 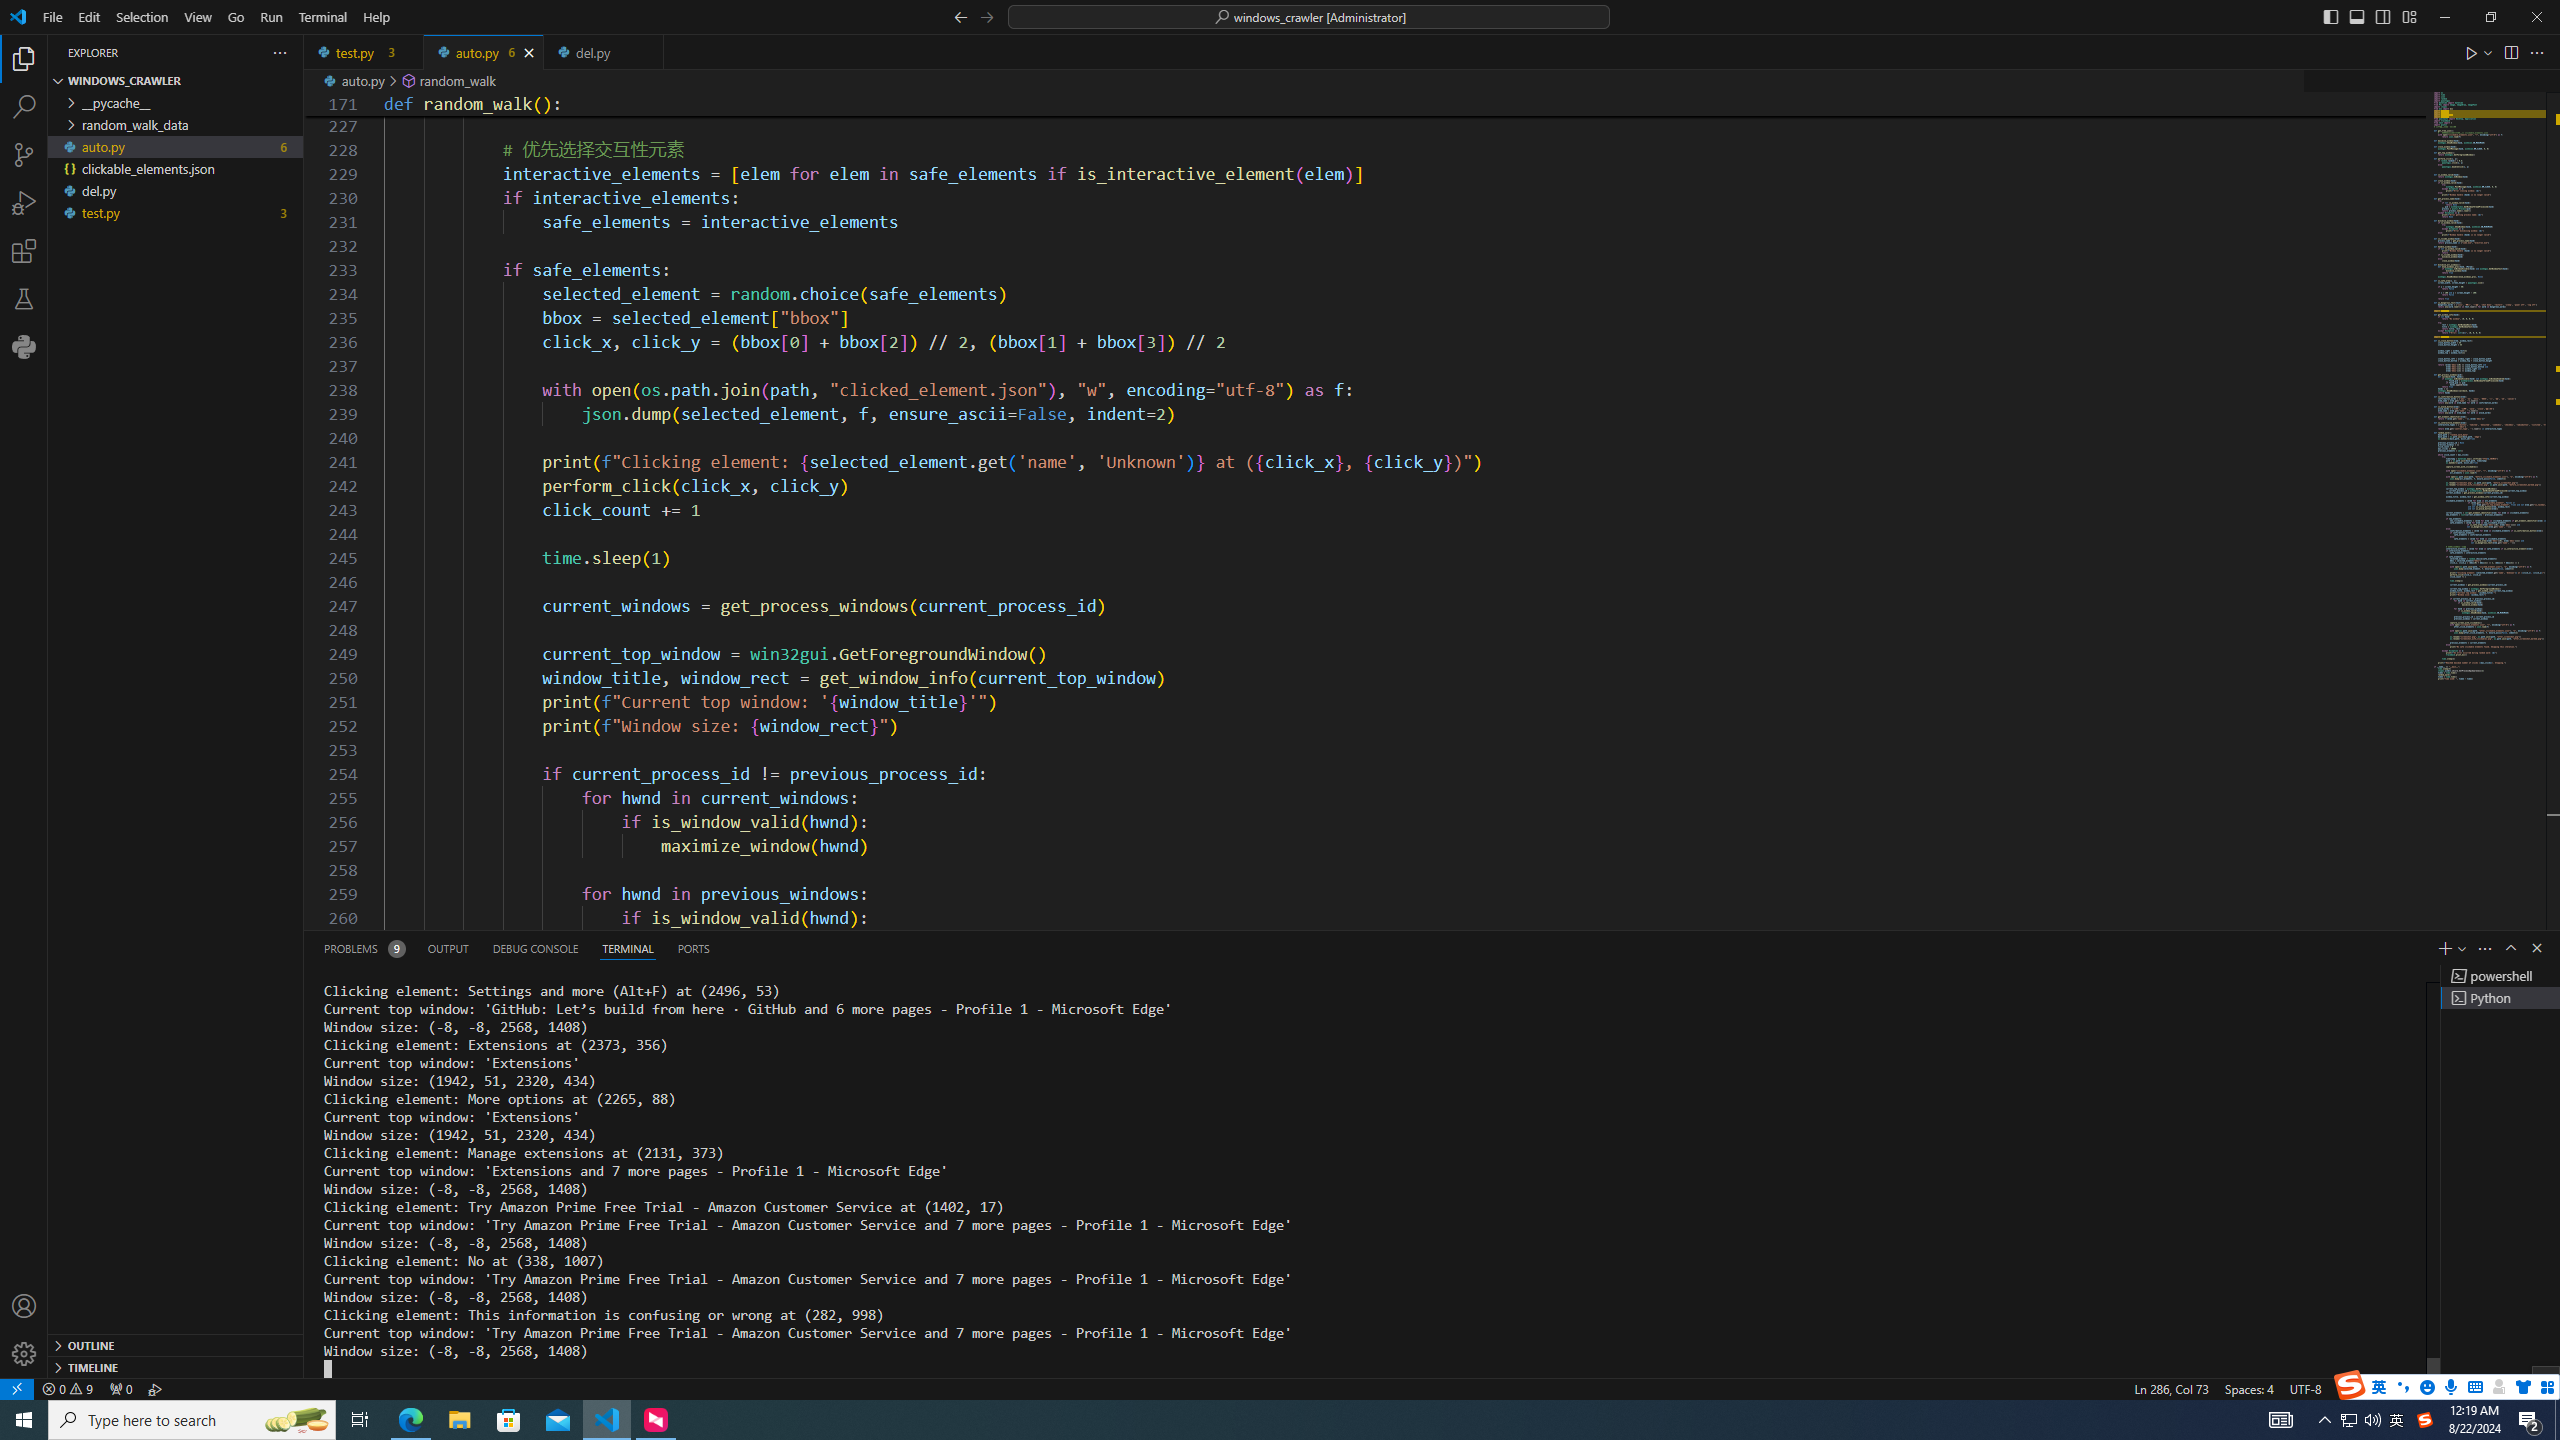 What do you see at coordinates (362, 947) in the screenshot?
I see `'Problems (Ctrl+Shift+M) - Total 9 Problems'` at bounding box center [362, 947].